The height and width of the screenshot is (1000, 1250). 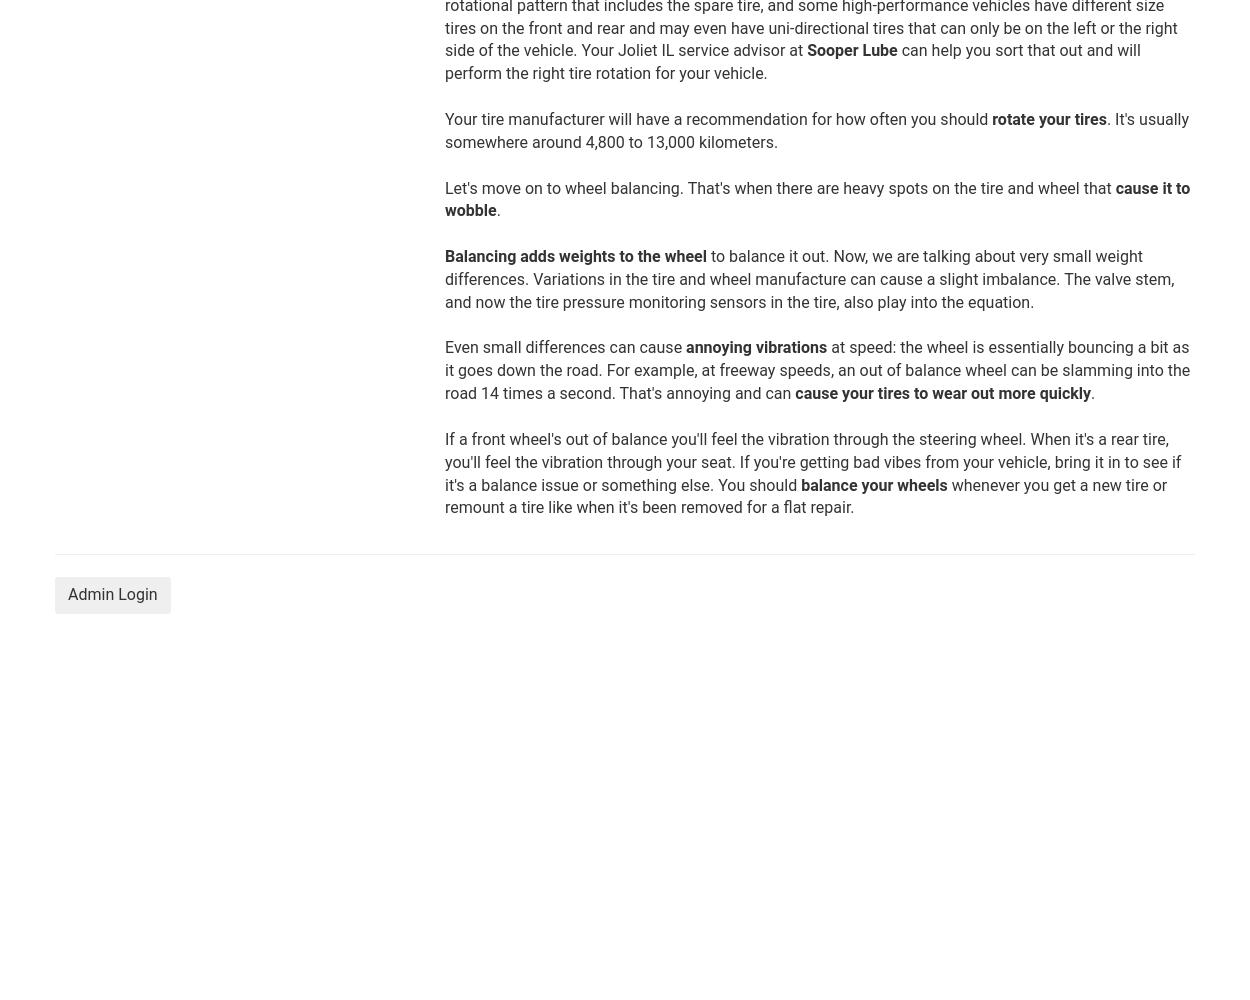 What do you see at coordinates (111, 593) in the screenshot?
I see `'Admin Login'` at bounding box center [111, 593].